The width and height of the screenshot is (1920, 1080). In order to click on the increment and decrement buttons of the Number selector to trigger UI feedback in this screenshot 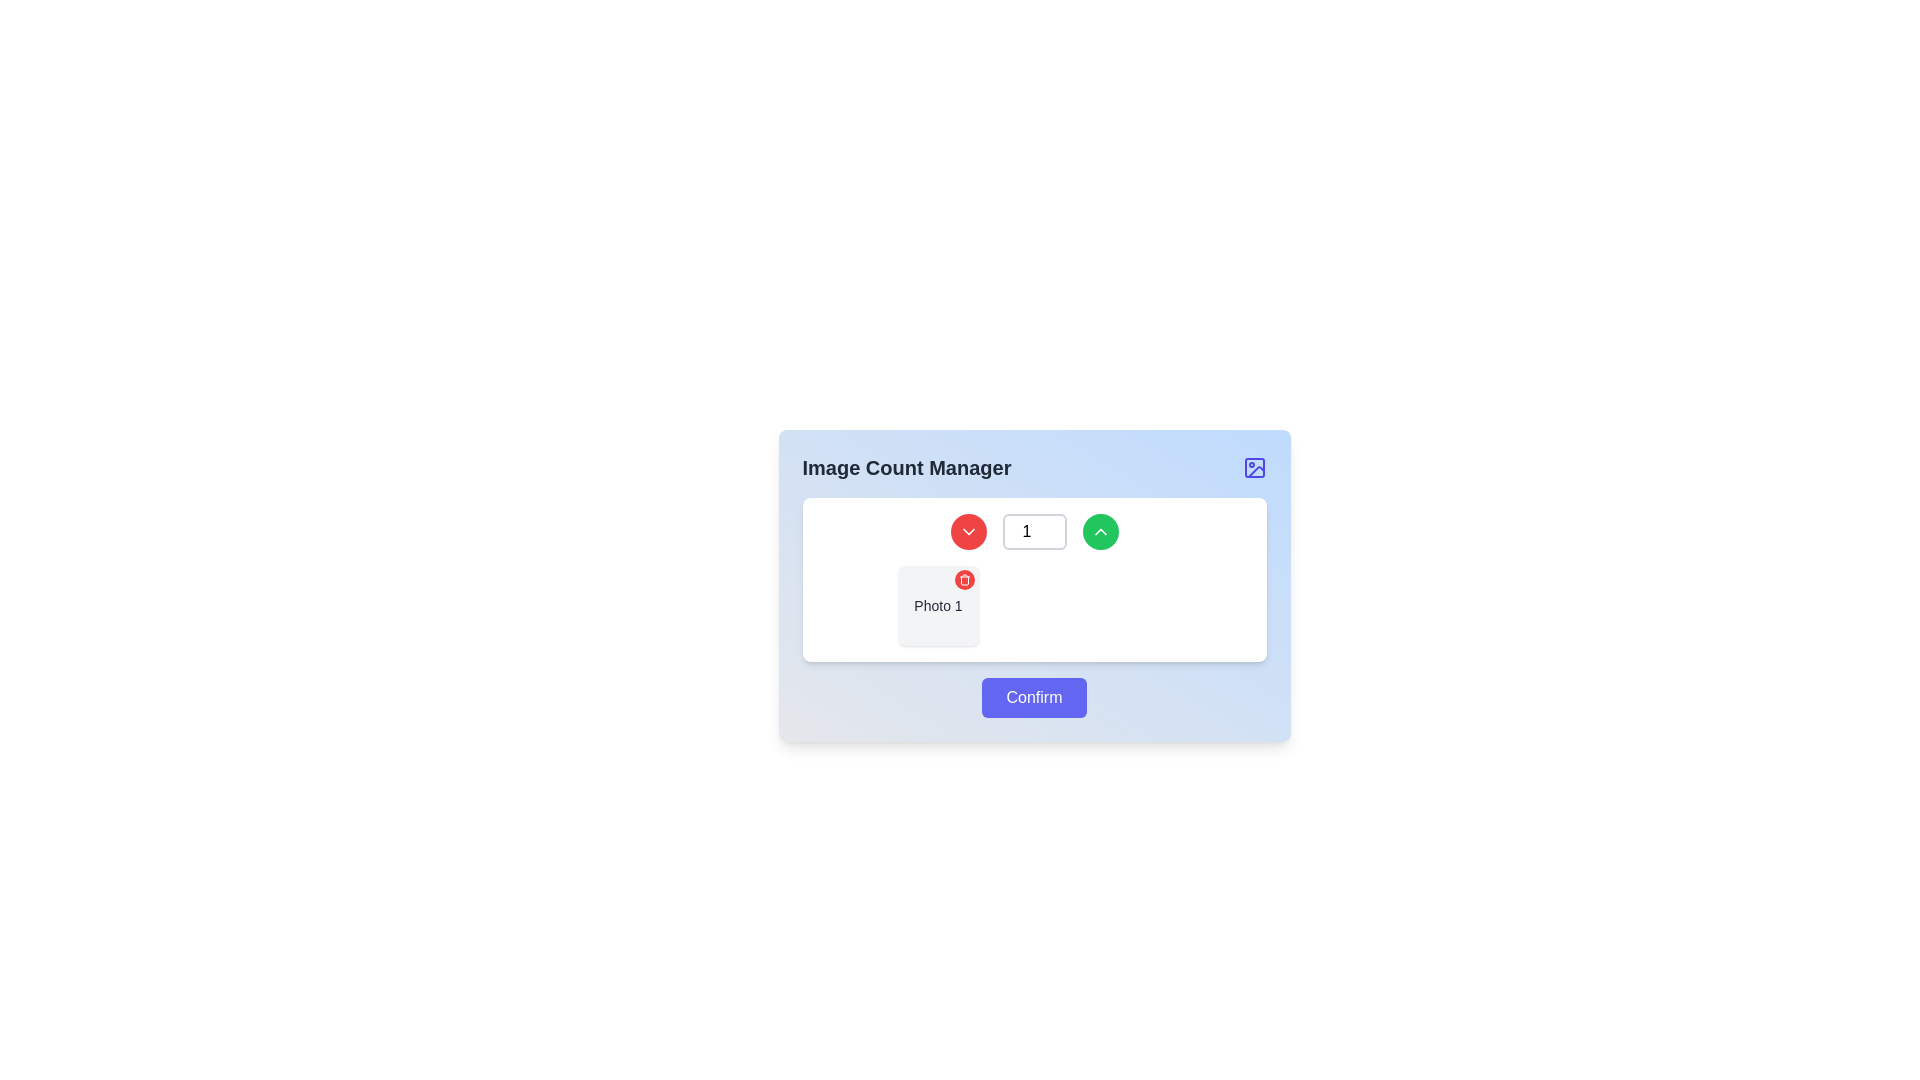, I will do `click(1034, 531)`.